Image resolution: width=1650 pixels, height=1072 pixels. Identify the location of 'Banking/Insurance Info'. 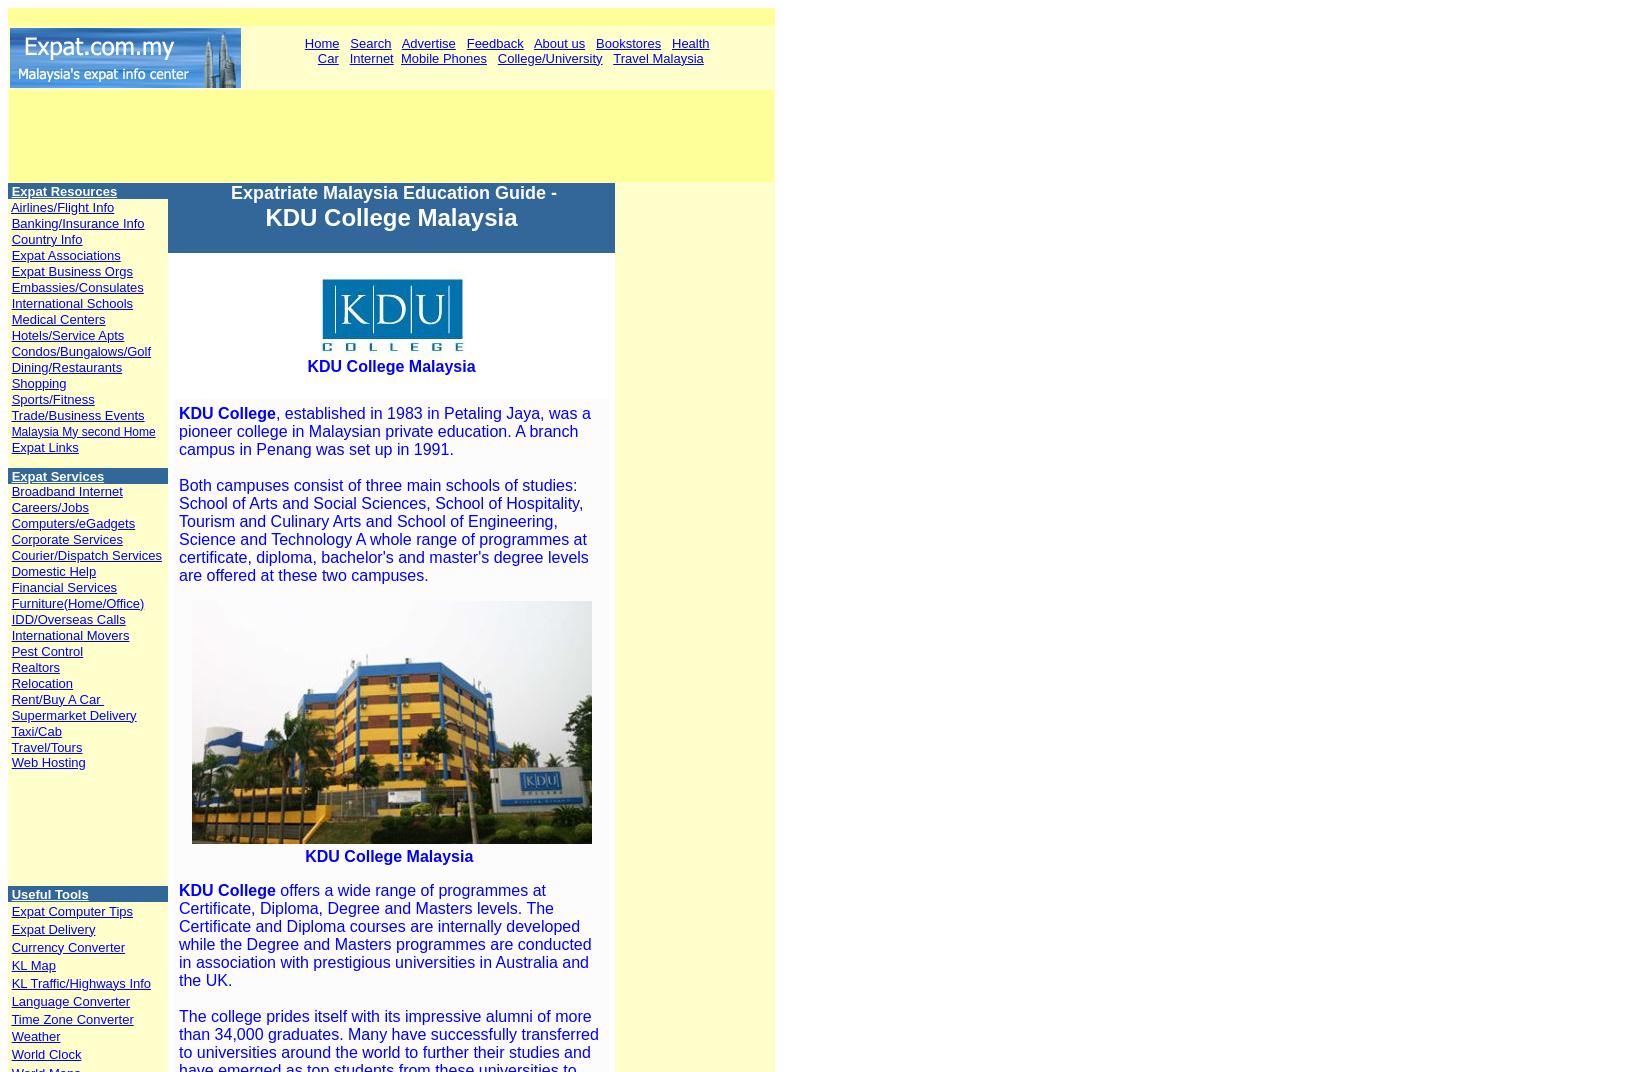
(77, 222).